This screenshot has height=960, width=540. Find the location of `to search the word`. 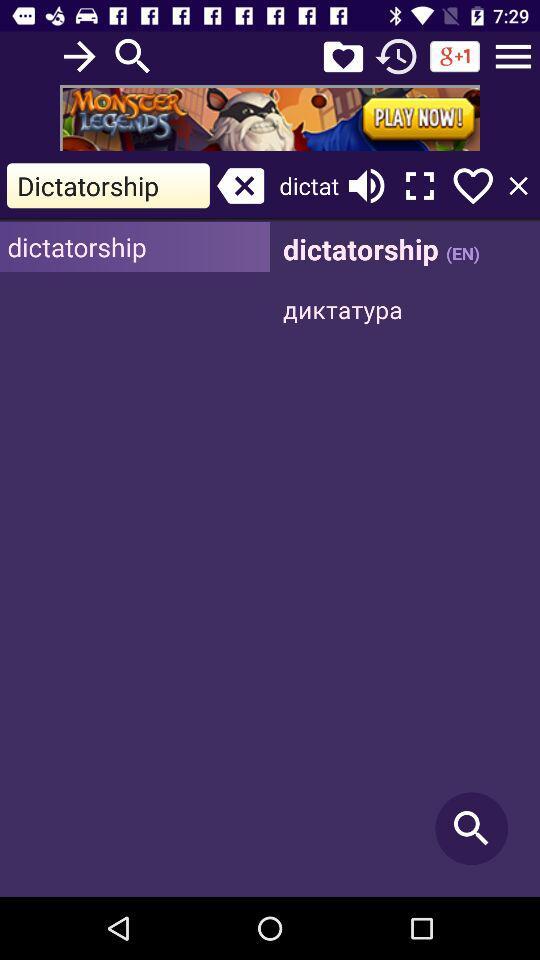

to search the word is located at coordinates (133, 55).